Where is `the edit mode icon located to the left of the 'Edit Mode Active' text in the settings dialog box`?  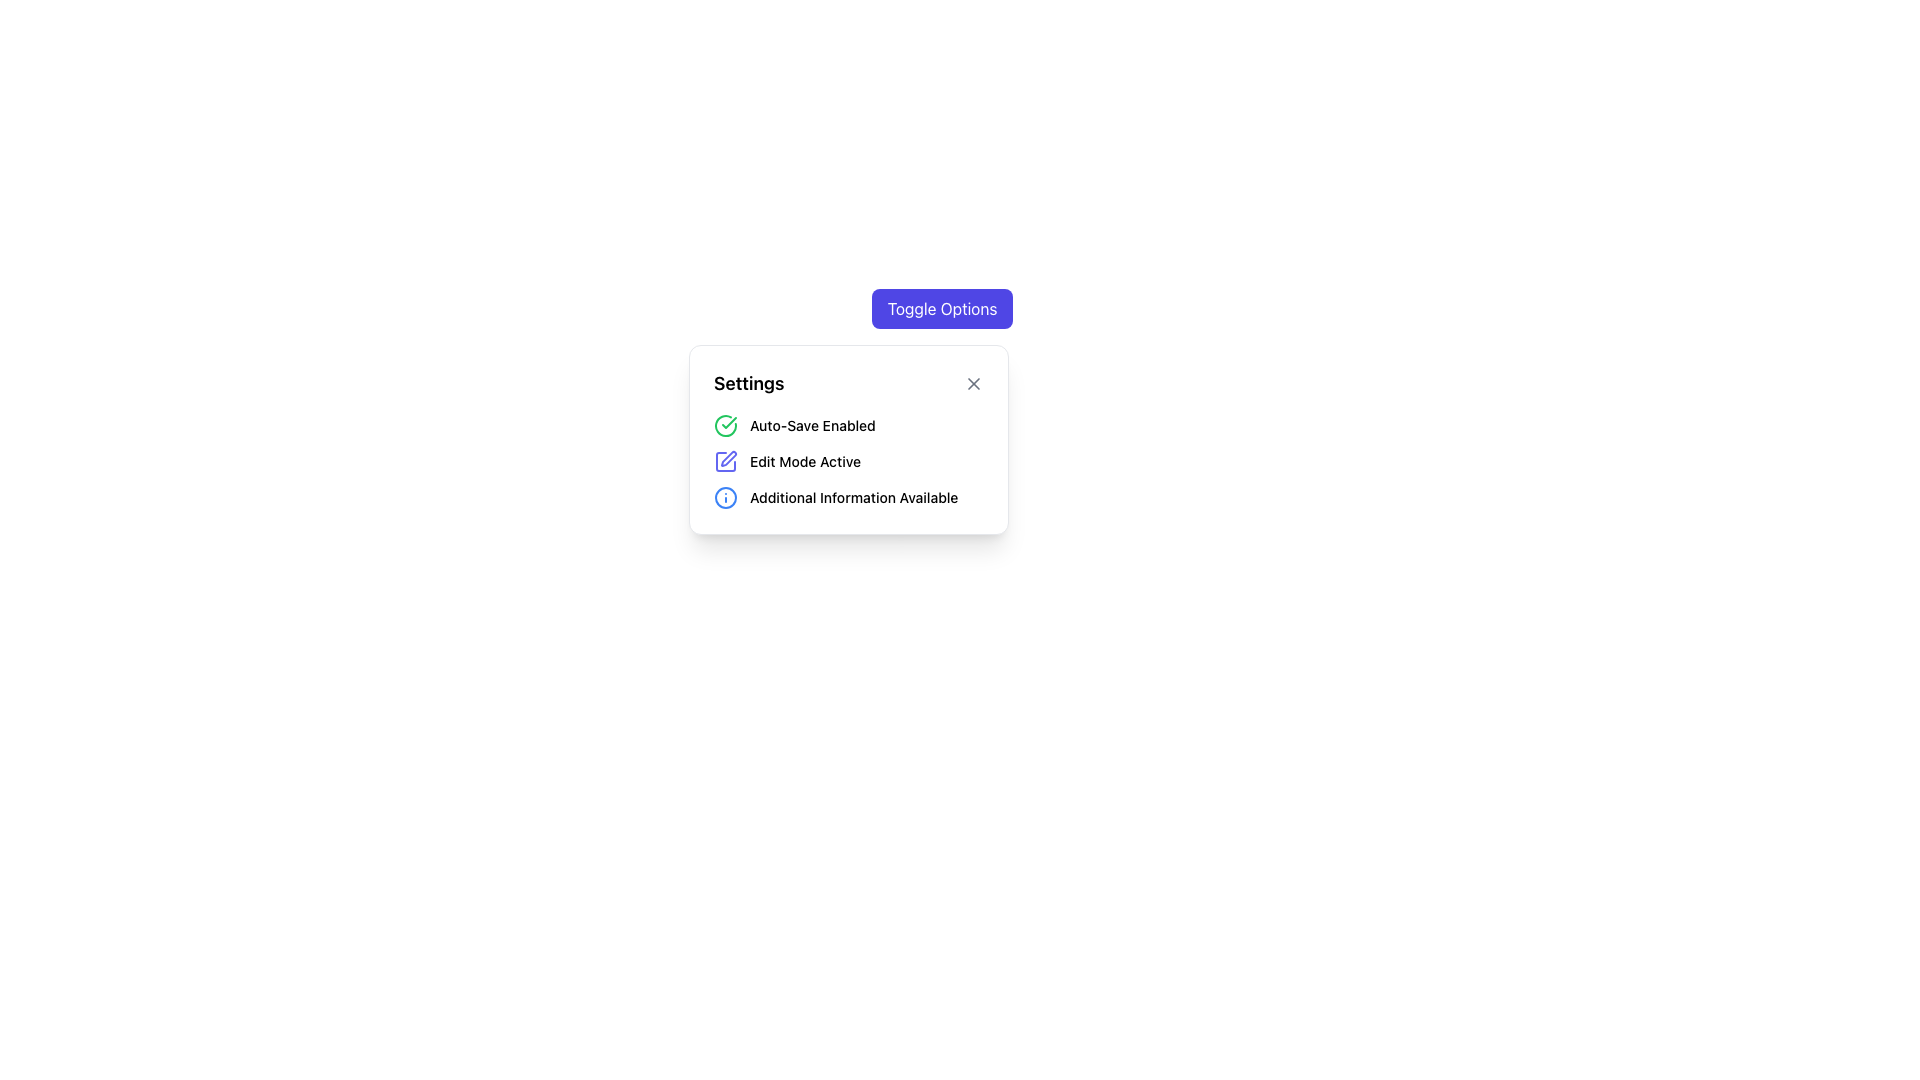
the edit mode icon located to the left of the 'Edit Mode Active' text in the settings dialog box is located at coordinates (724, 462).